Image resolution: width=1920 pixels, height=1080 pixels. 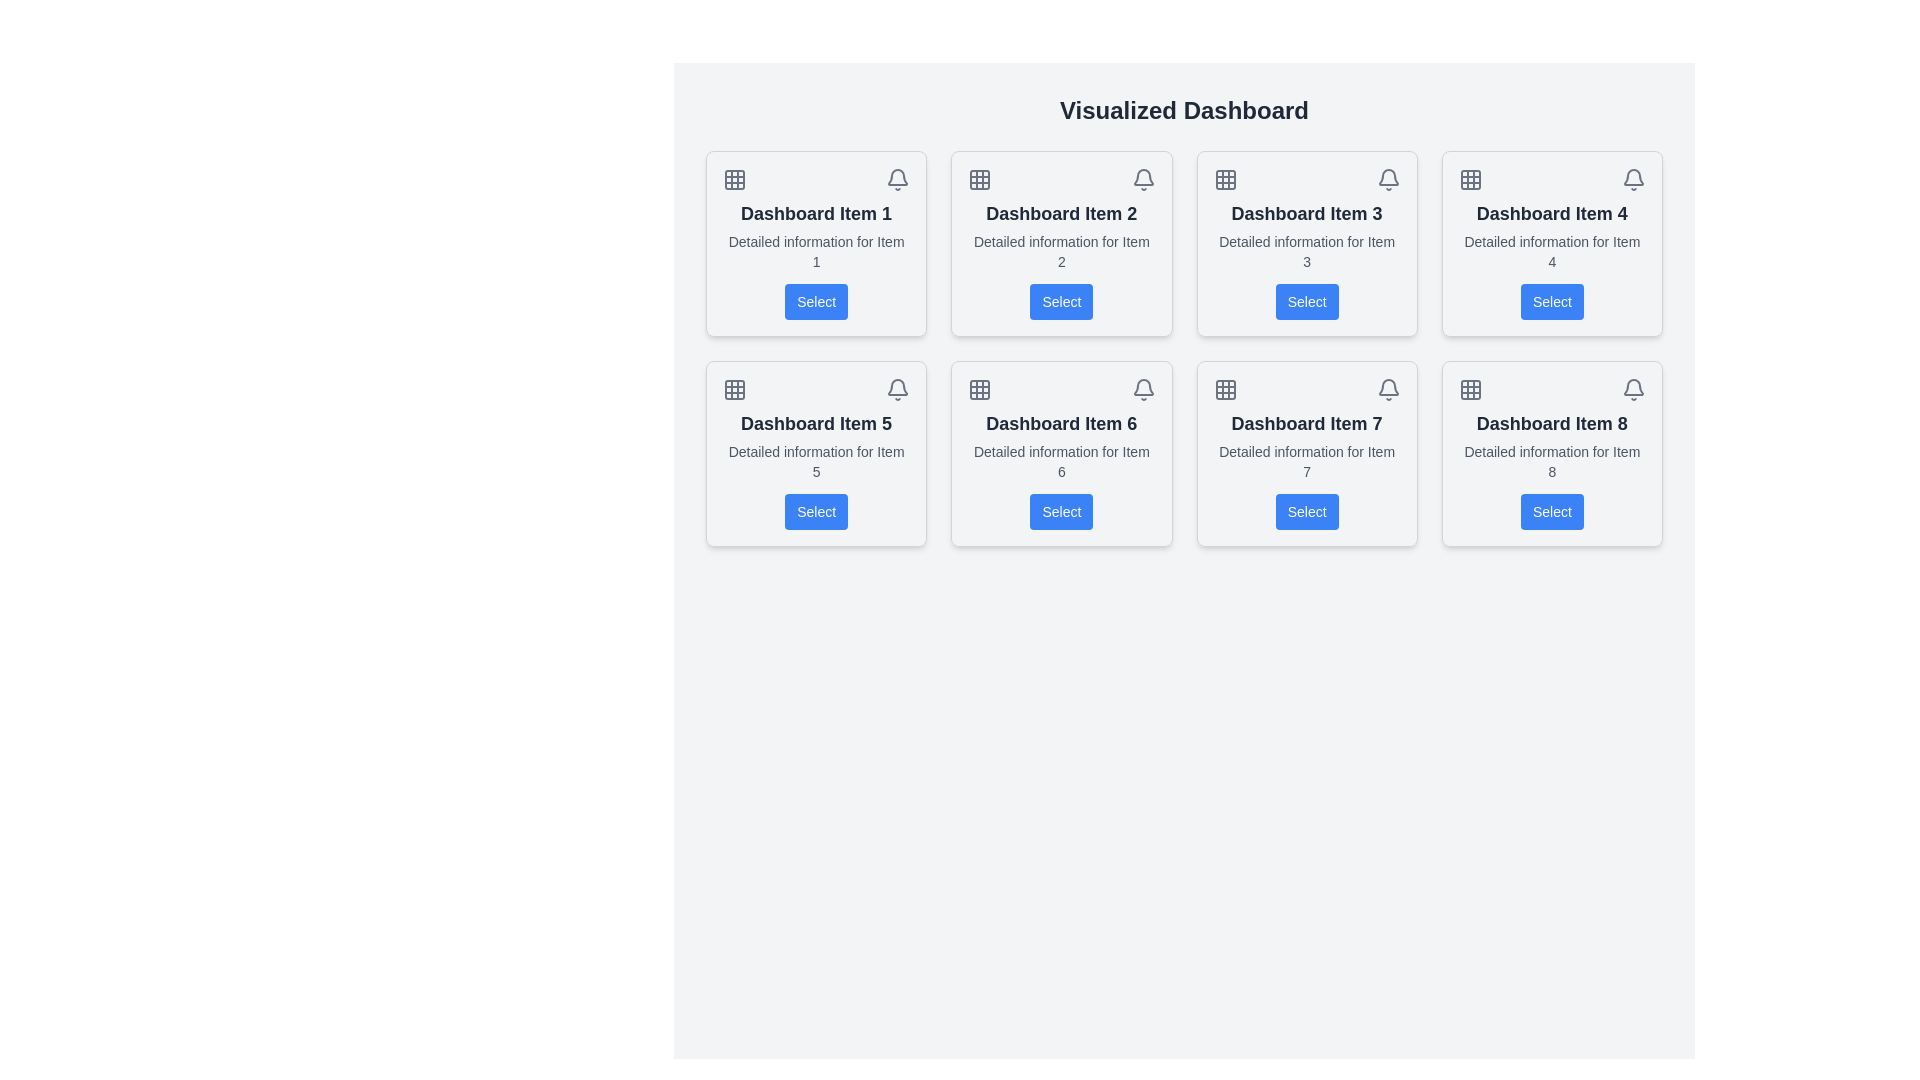 I want to click on the 'Select' button, which is a rectangular button with a blue background and white text, located at the bottom of 'Dashboard Item 6' in the grid layout, so click(x=1060, y=511).